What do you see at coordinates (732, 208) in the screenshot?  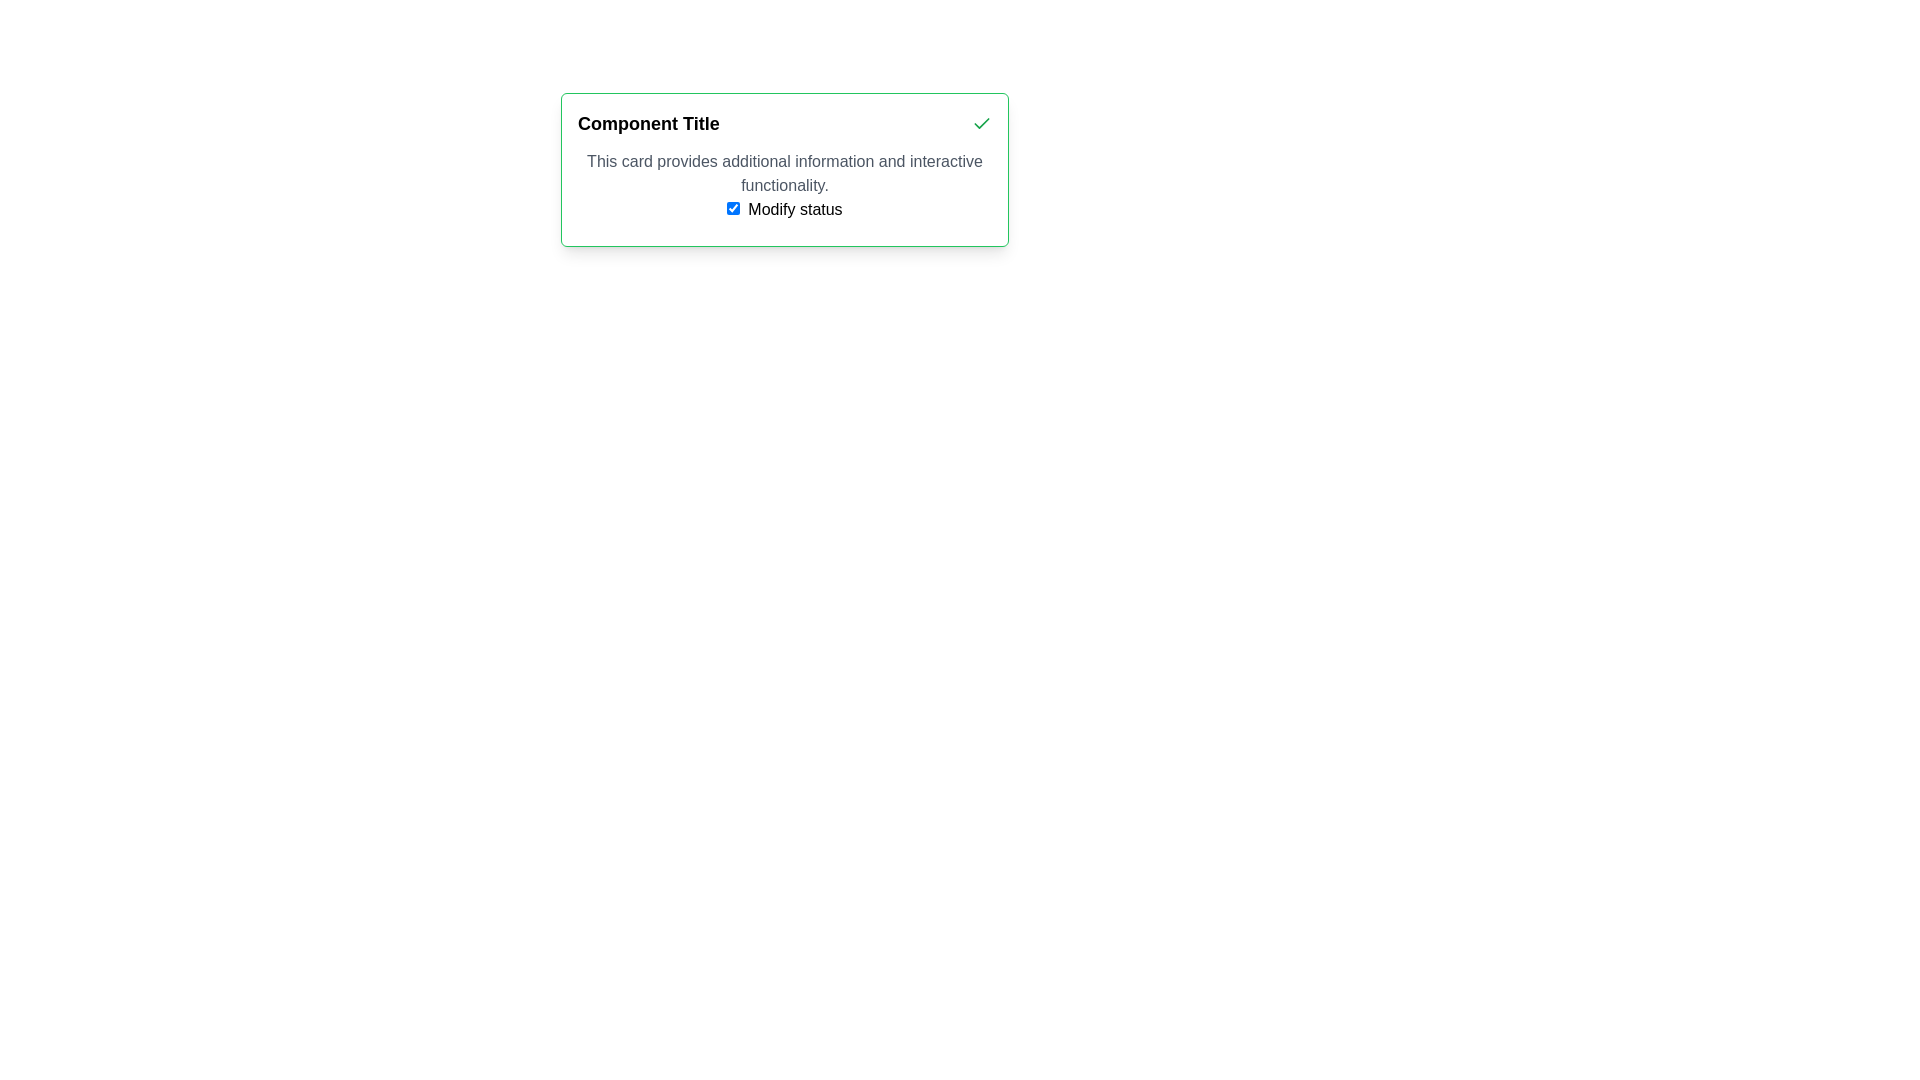 I see `the checkbox labeled 'Modify status'` at bounding box center [732, 208].